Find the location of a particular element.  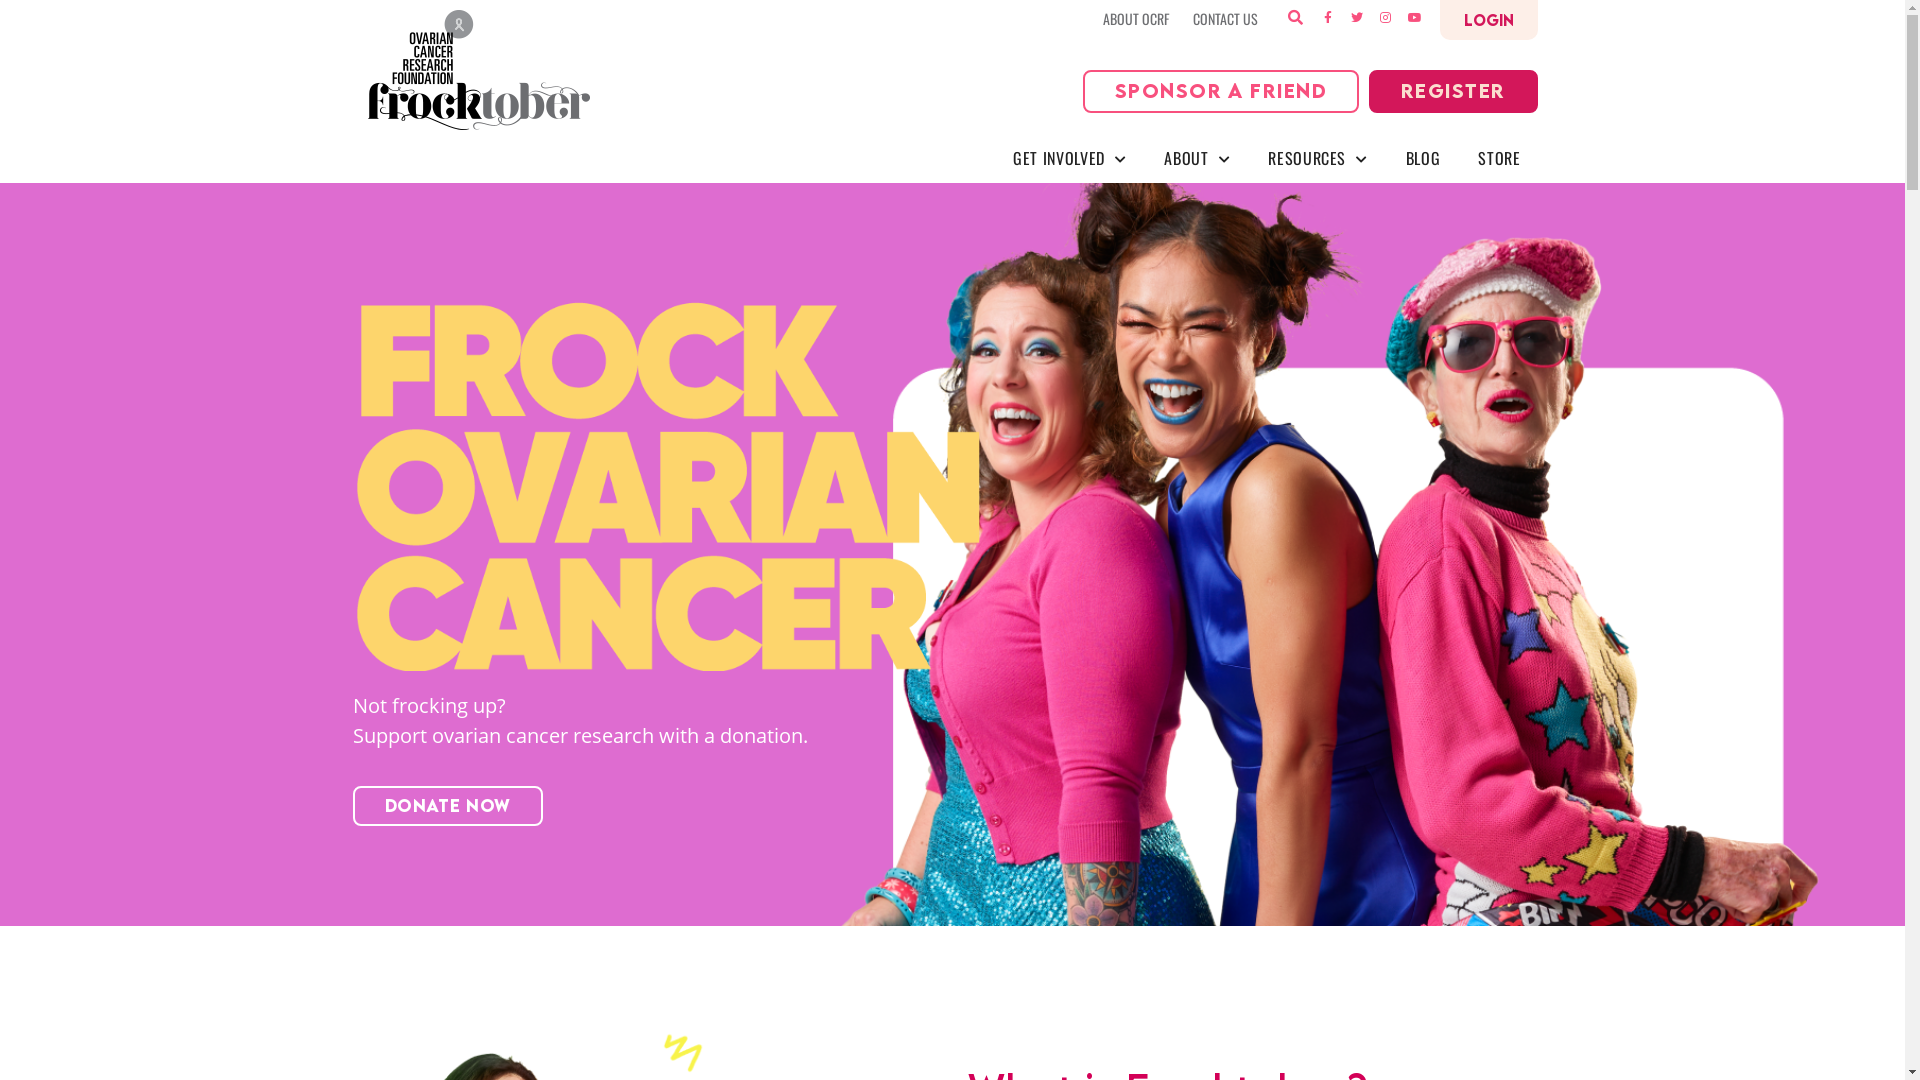

'GET INVOLVED' is located at coordinates (1068, 157).